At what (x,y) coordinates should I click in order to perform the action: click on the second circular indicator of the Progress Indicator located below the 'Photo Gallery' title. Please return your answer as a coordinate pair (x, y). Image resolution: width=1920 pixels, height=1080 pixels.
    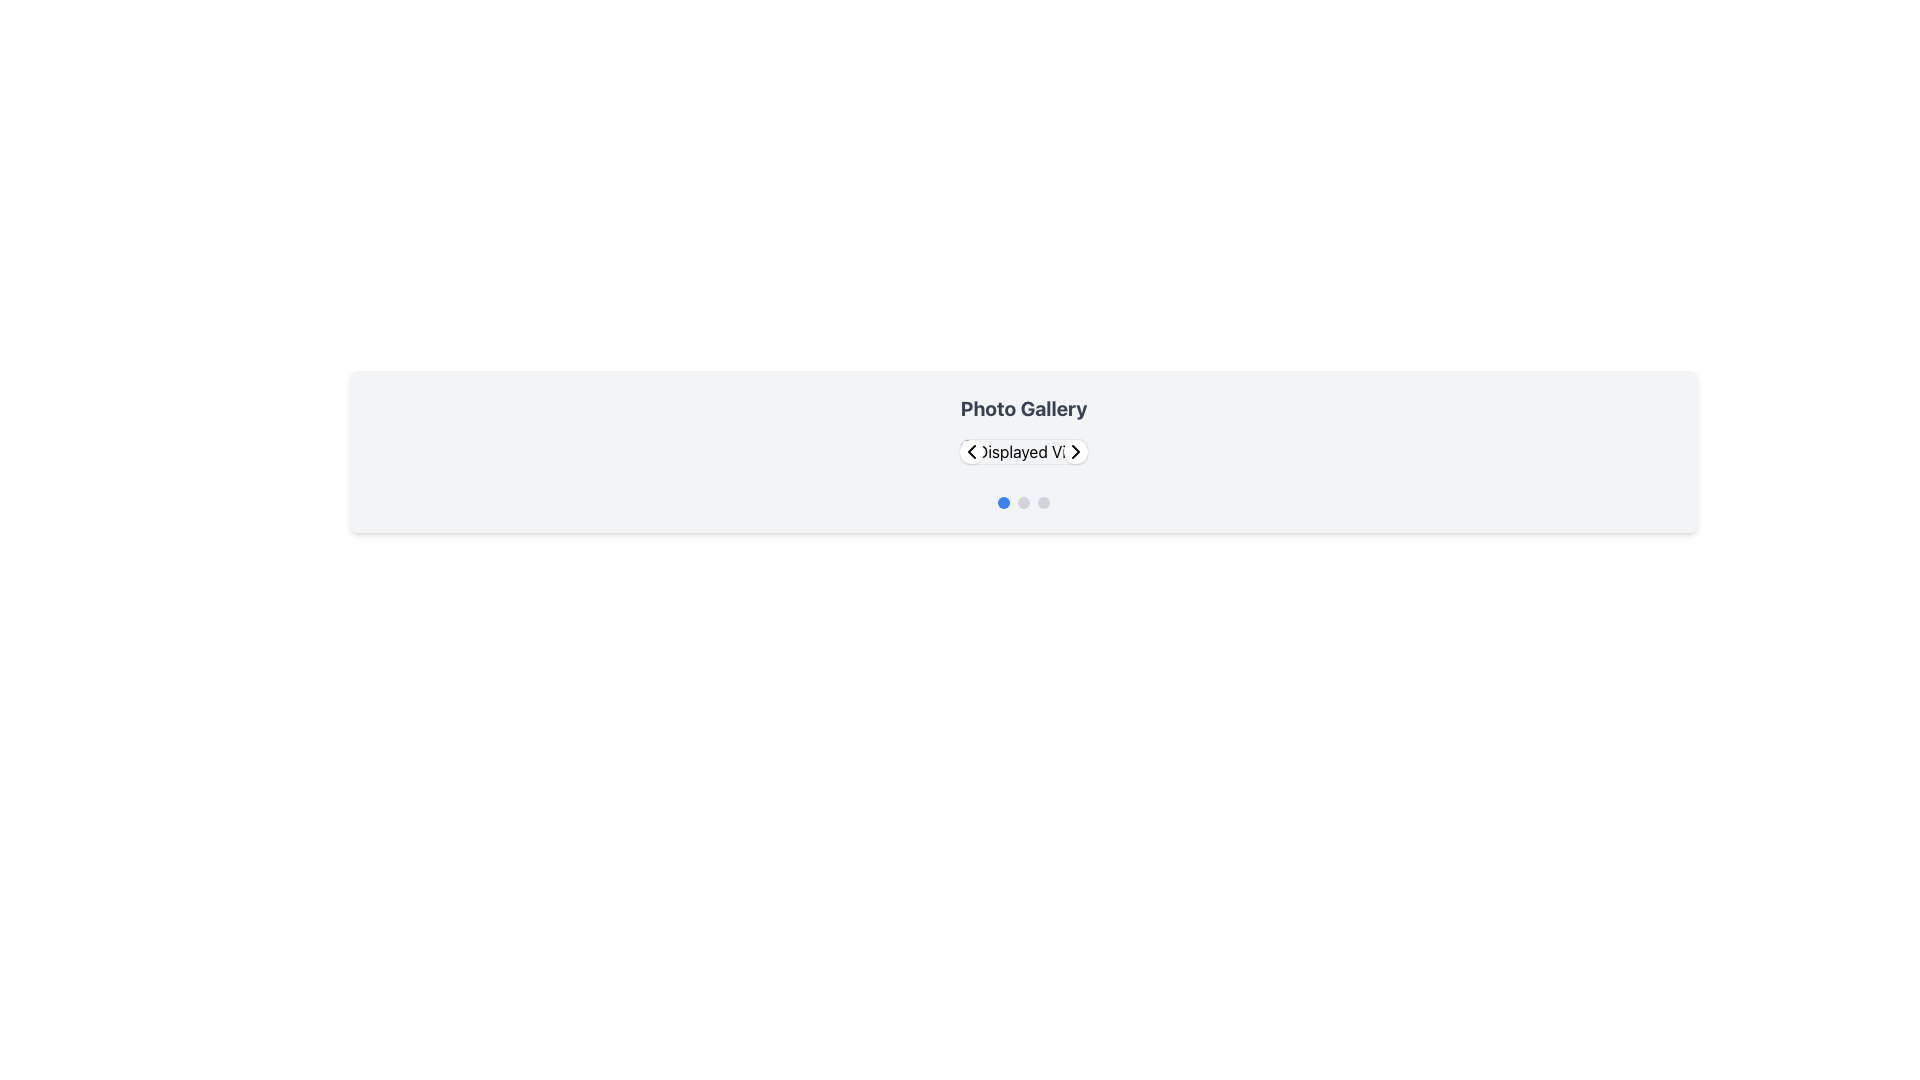
    Looking at the image, I should click on (1023, 501).